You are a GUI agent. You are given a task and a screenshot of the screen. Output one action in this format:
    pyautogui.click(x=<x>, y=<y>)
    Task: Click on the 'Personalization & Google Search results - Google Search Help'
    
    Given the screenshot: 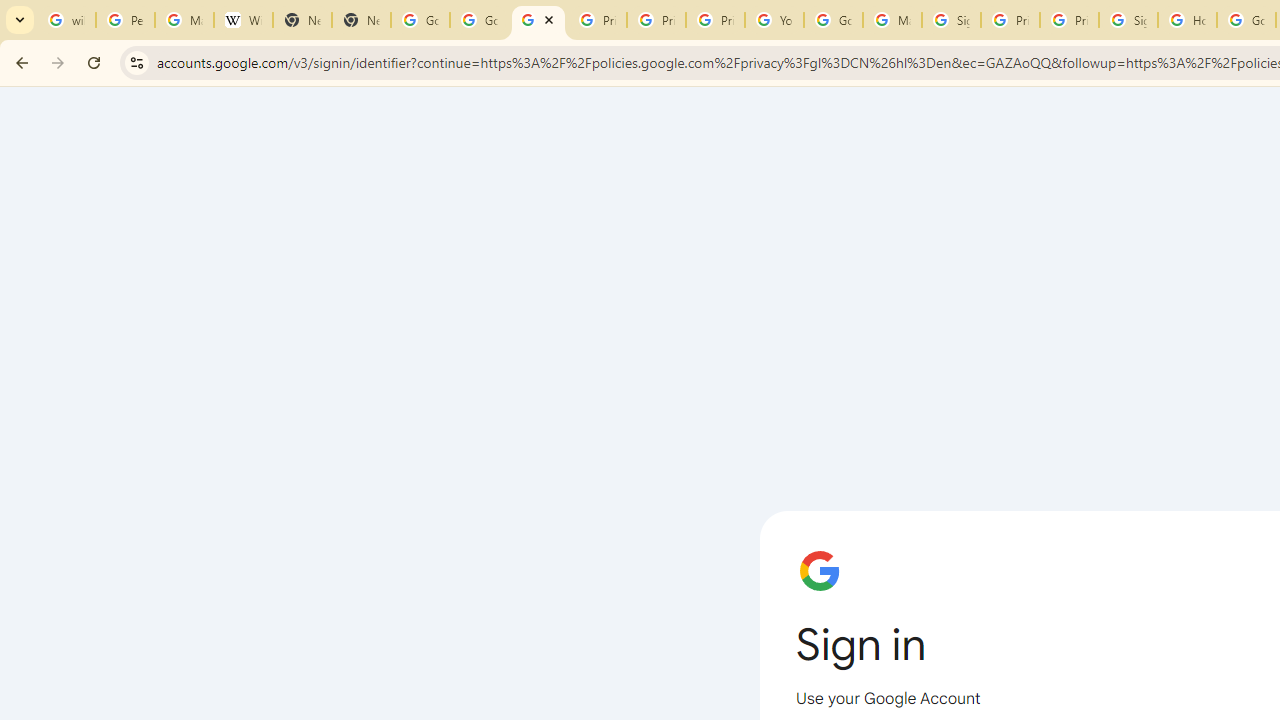 What is the action you would take?
    pyautogui.click(x=124, y=20)
    